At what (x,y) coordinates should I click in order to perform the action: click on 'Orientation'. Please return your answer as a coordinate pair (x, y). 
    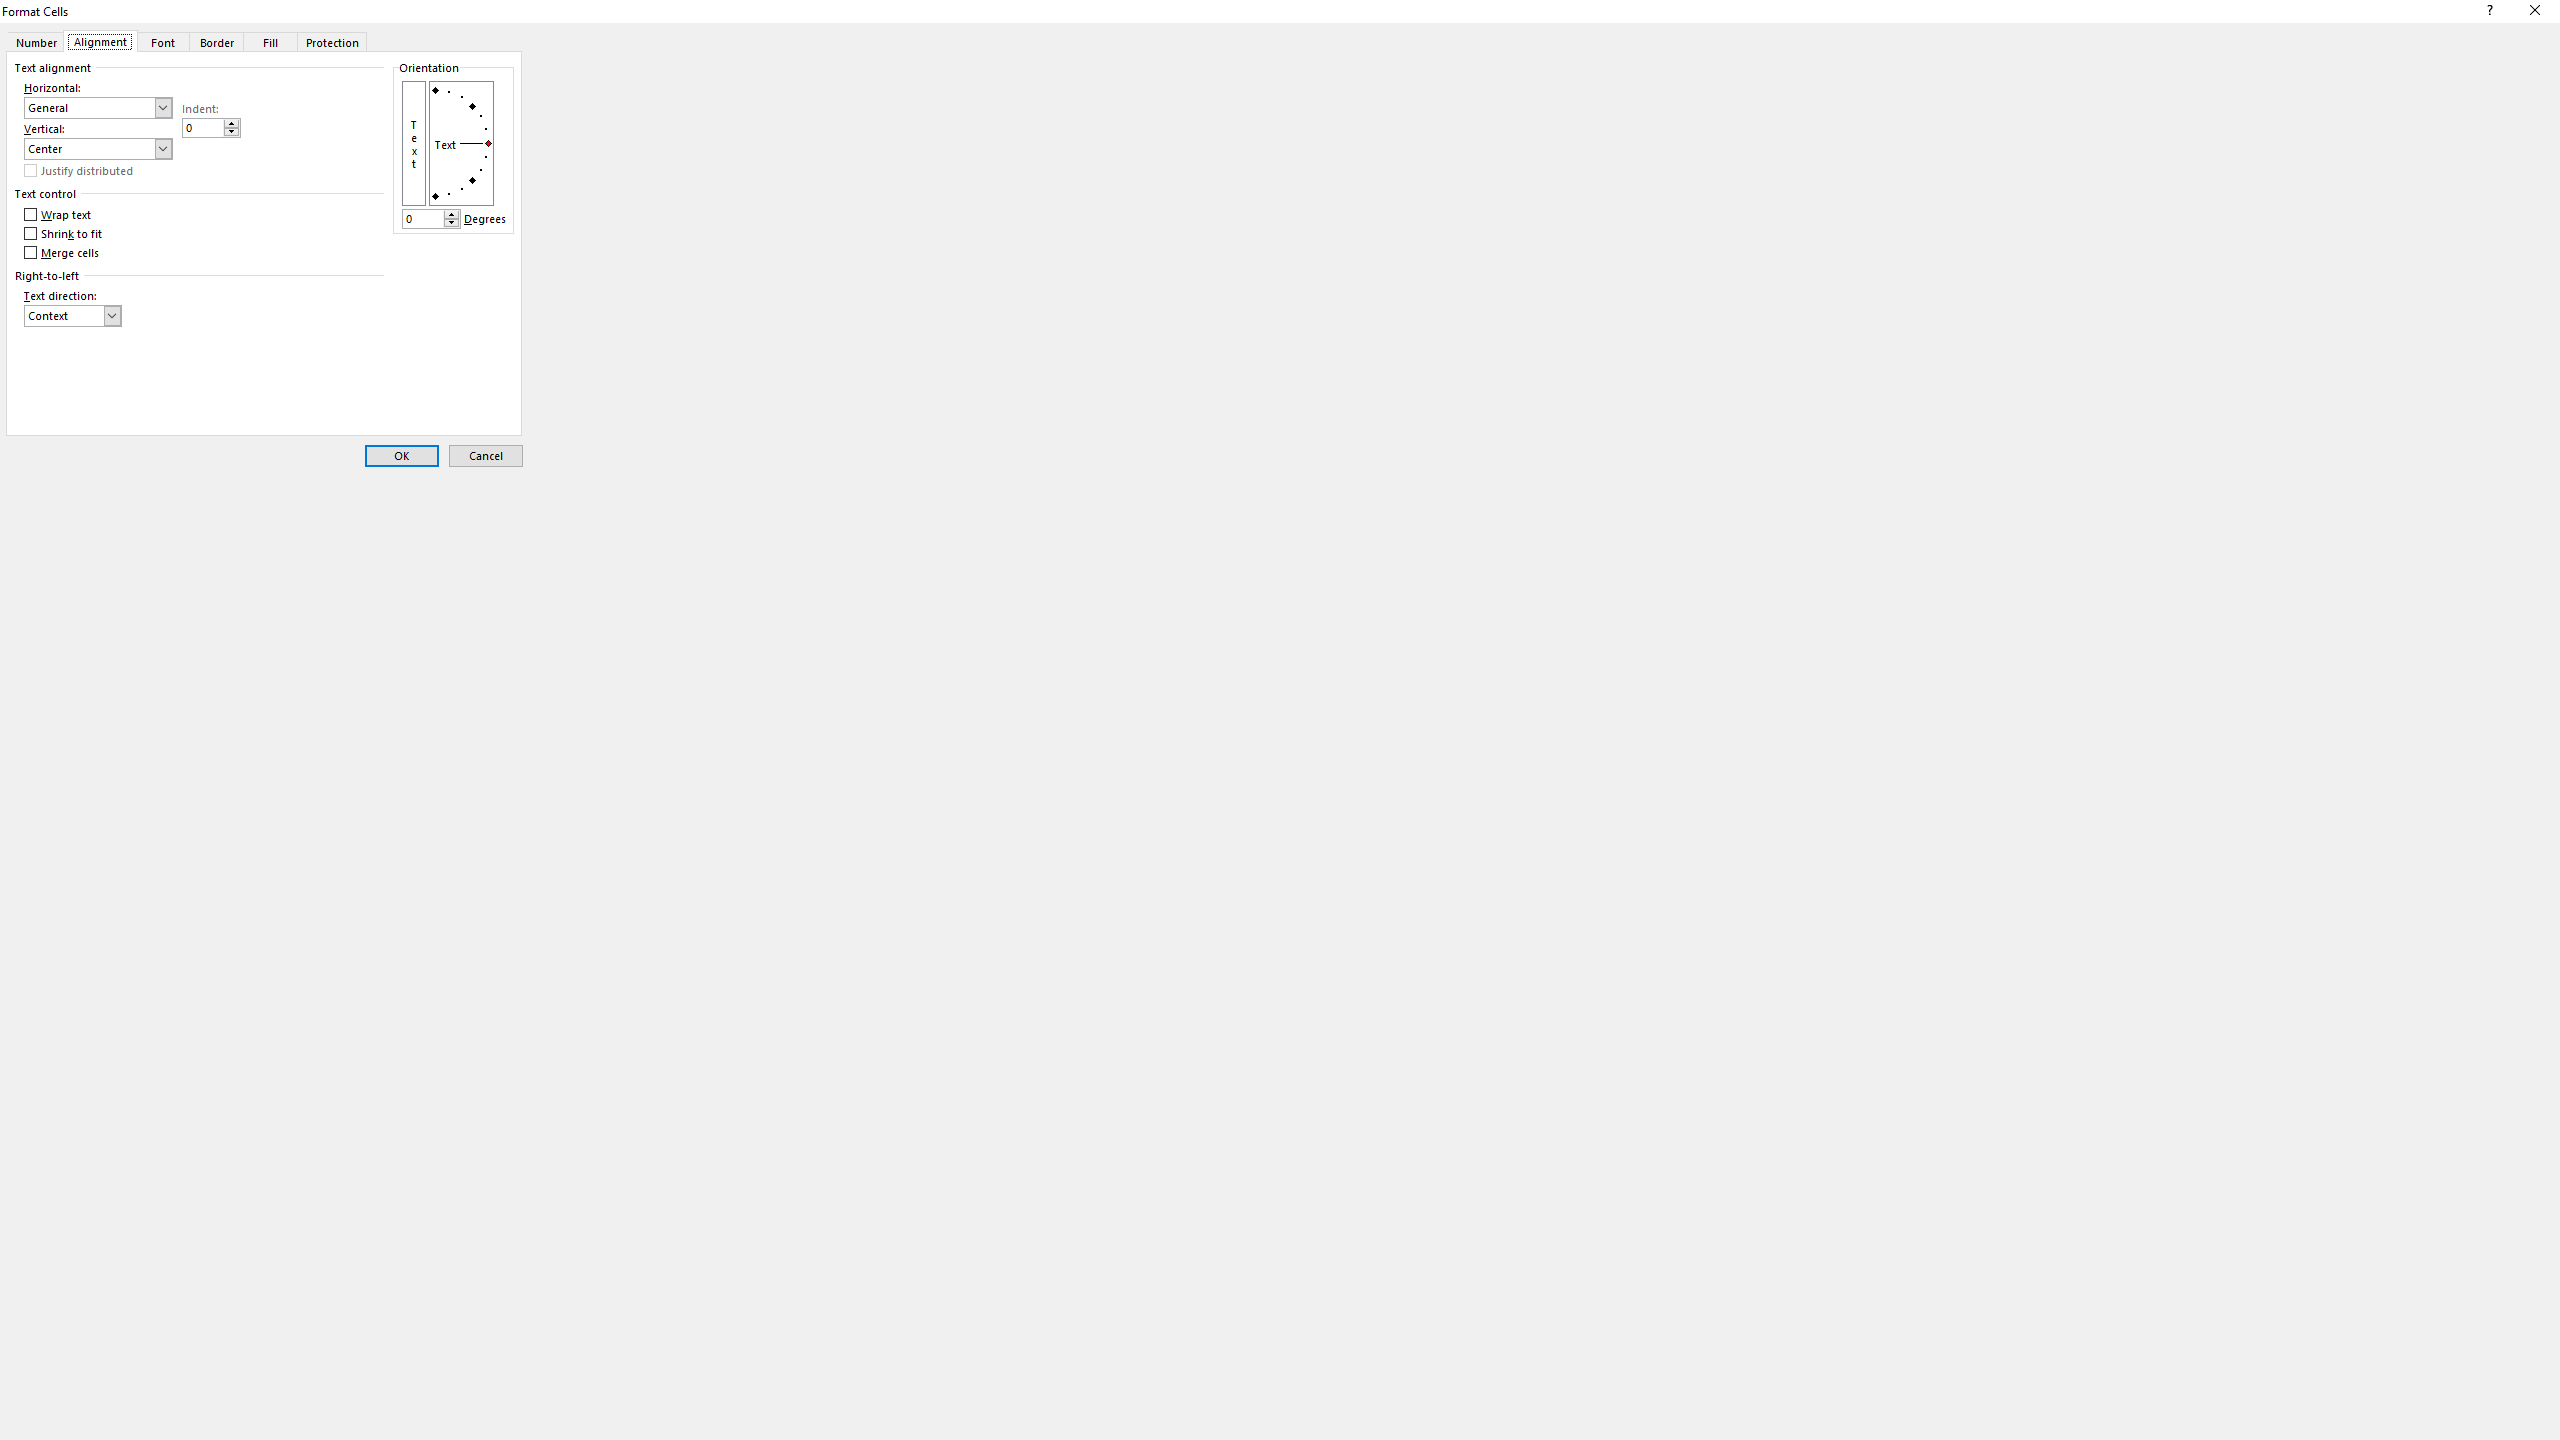
    Looking at the image, I should click on (461, 142).